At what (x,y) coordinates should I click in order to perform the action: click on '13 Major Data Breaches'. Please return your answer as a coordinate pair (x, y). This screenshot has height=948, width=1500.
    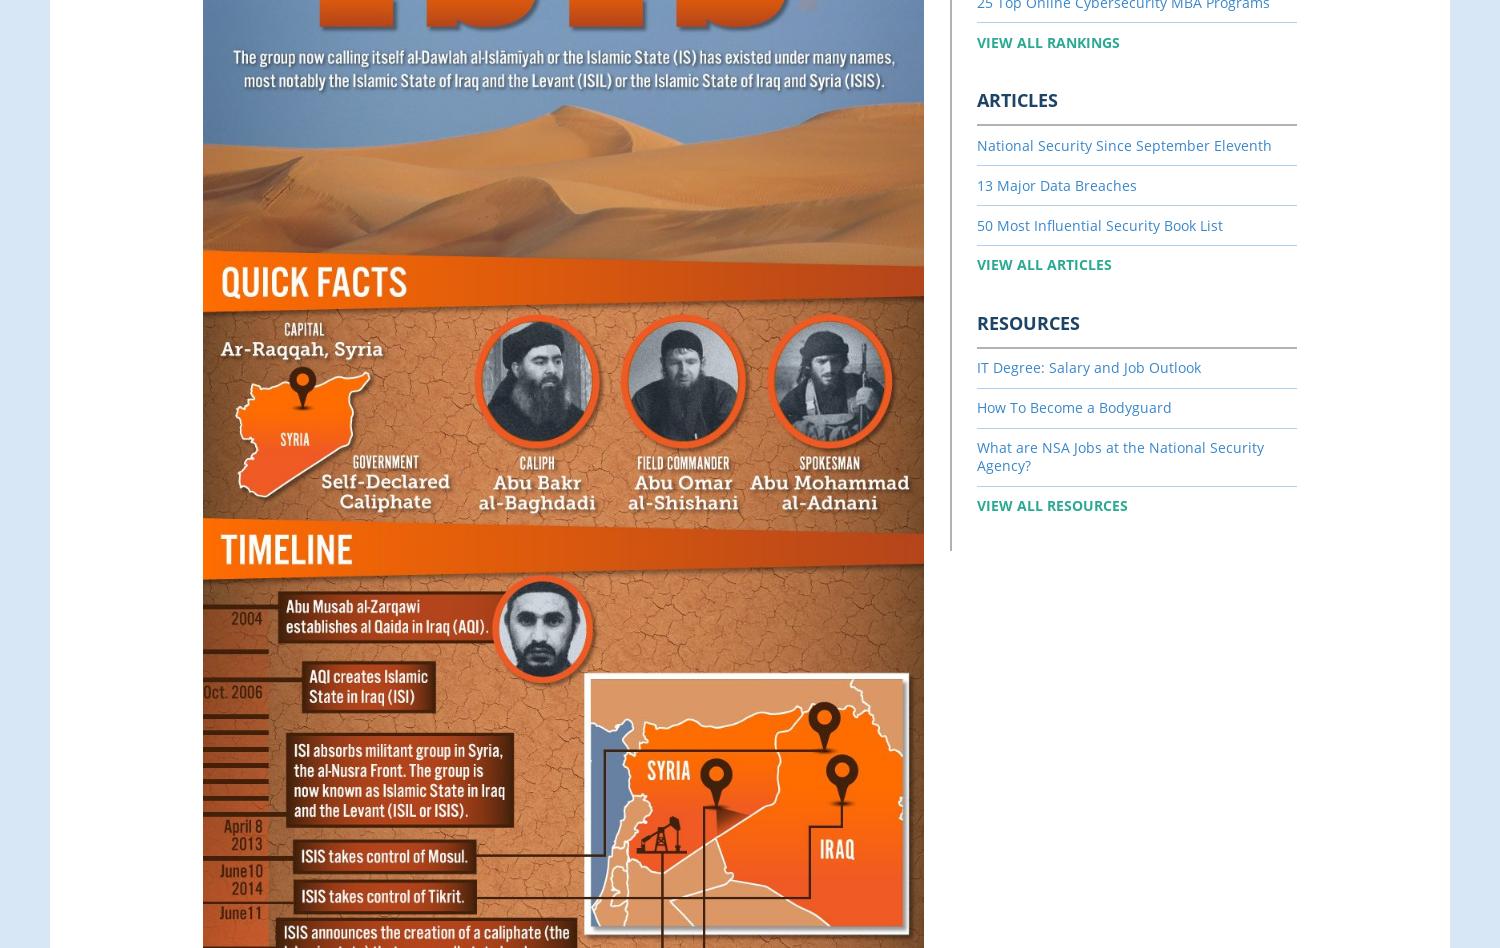
    Looking at the image, I should click on (1057, 183).